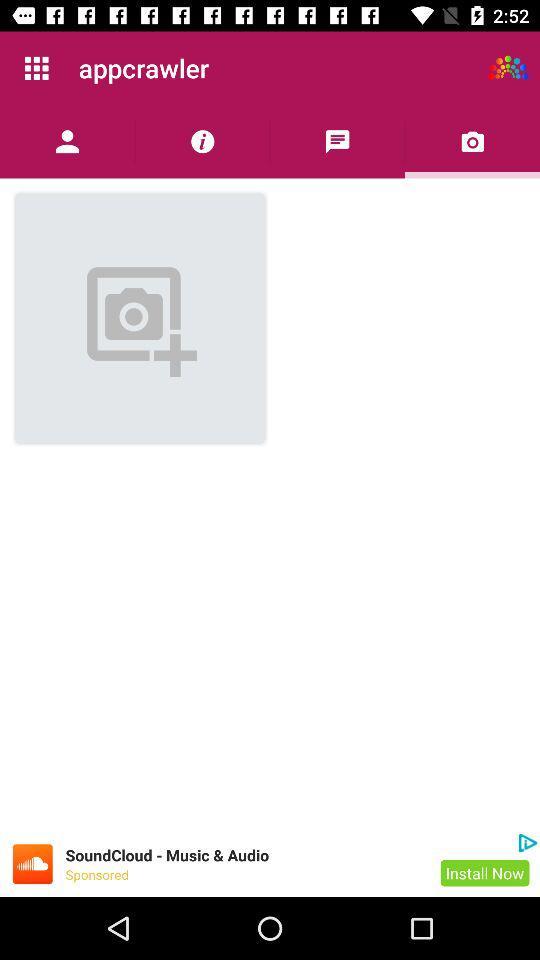 This screenshot has height=960, width=540. I want to click on find a new date, so click(508, 68).